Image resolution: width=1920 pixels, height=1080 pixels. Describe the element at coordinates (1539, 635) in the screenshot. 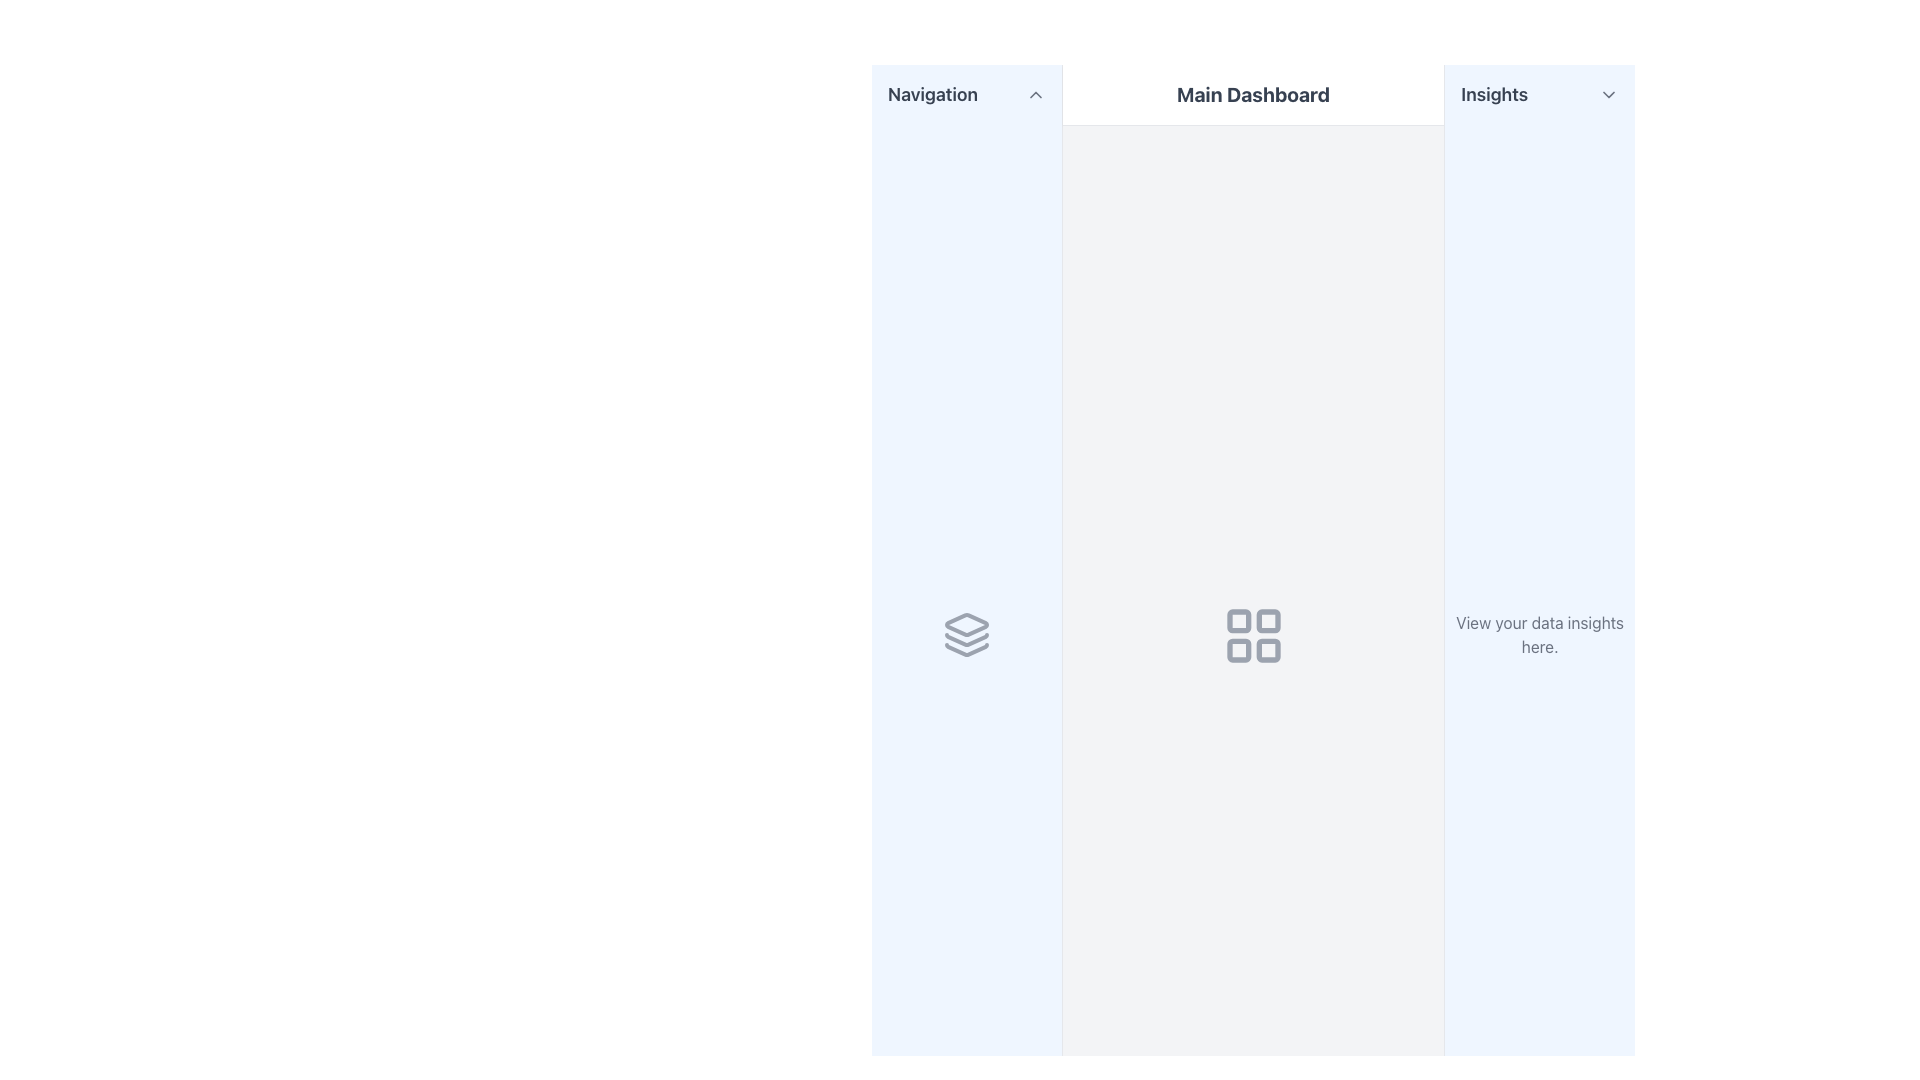

I see `the text element that reads 'View your data insights here.' which is positioned in the rightmost column of the layout on a faint blue background` at that location.